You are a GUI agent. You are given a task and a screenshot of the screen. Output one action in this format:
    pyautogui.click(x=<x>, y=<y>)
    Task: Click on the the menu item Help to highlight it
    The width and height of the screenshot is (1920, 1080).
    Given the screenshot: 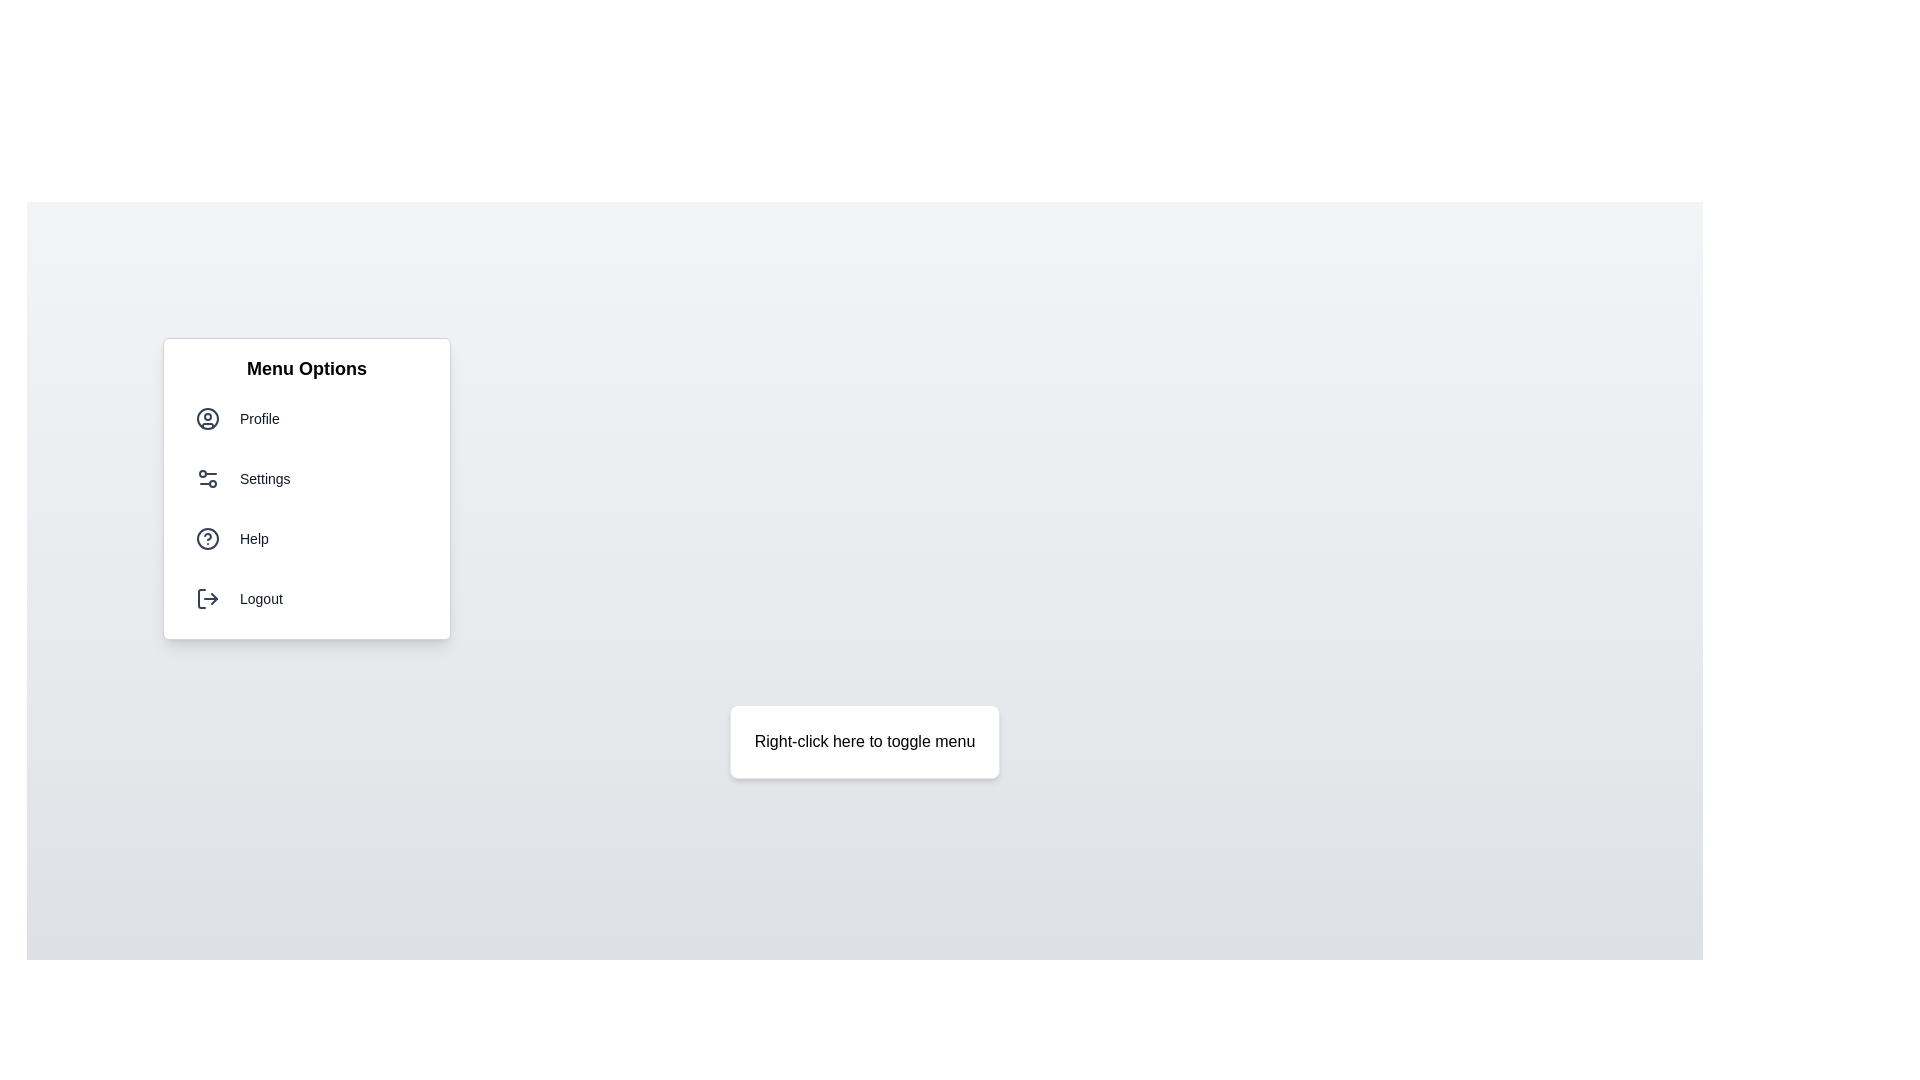 What is the action you would take?
    pyautogui.click(x=306, y=538)
    